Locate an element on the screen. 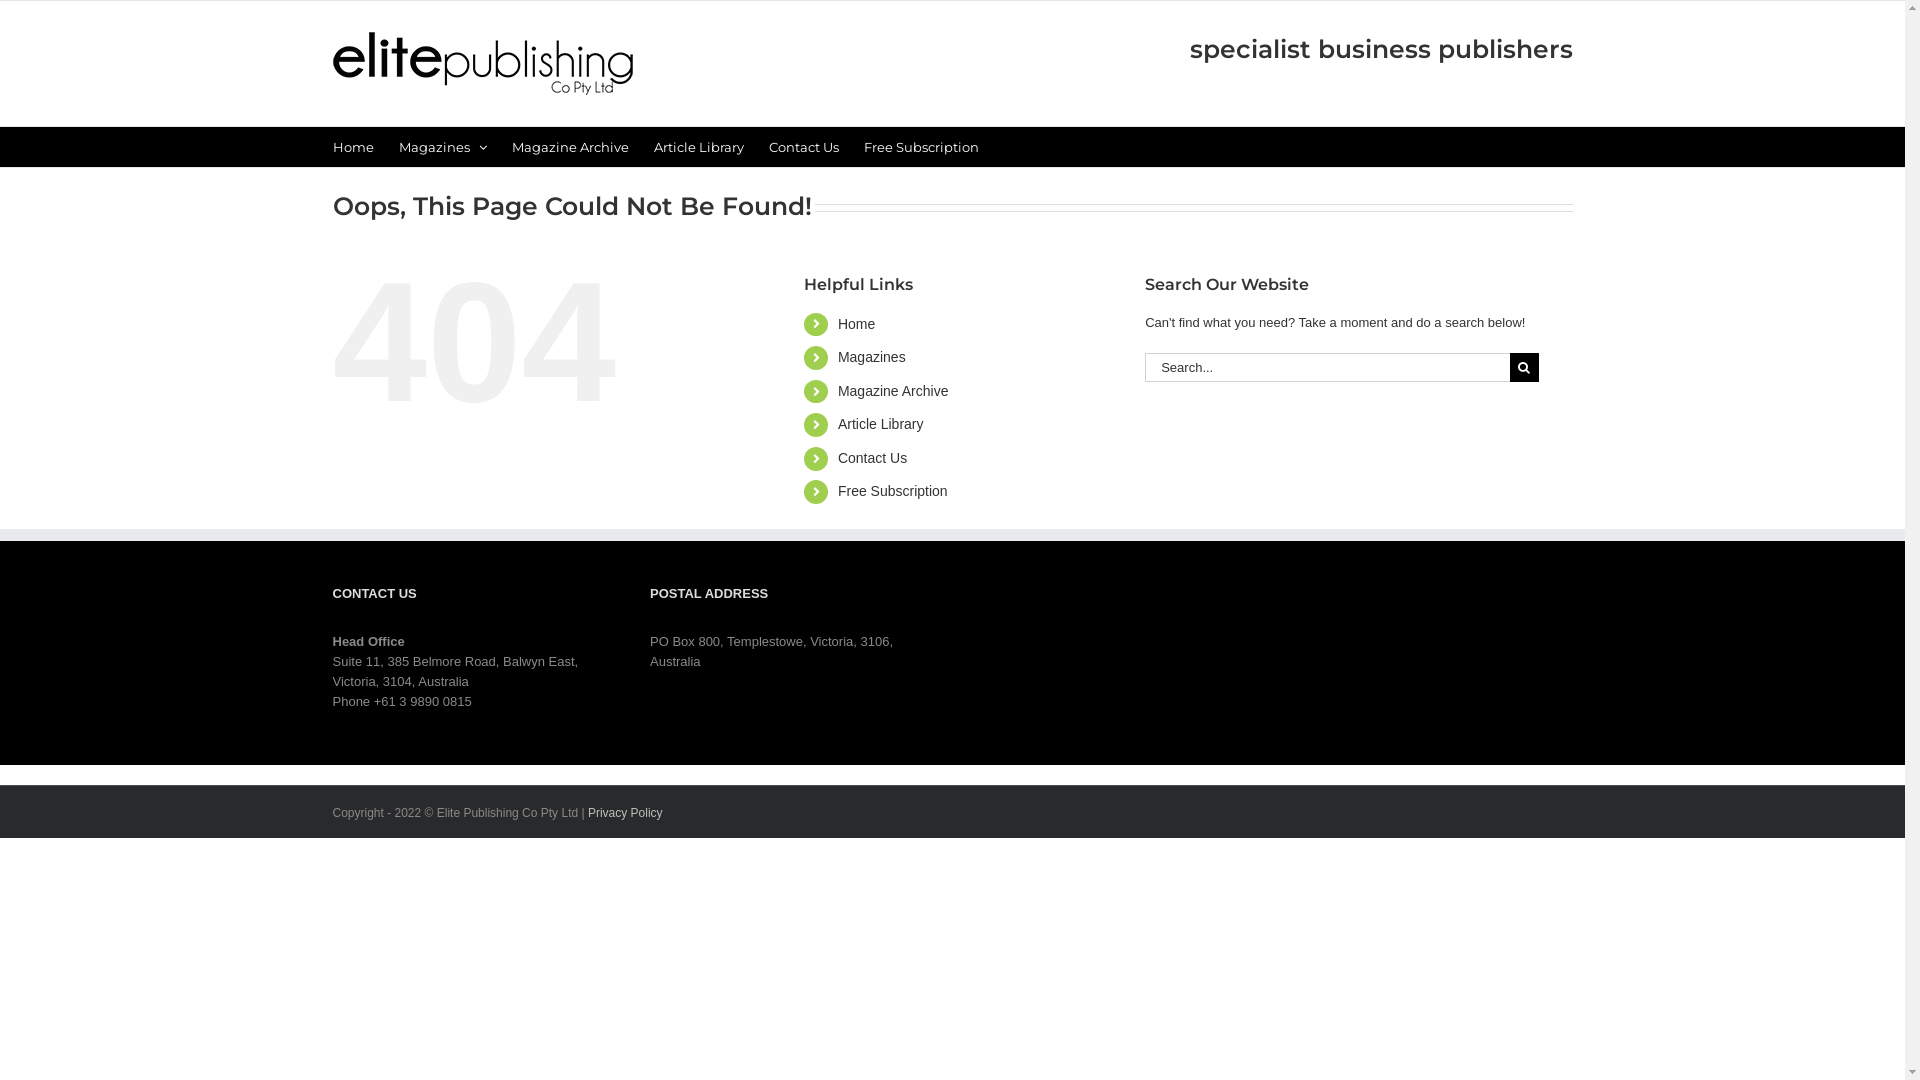  'Magazine Archive' is located at coordinates (892, 390).